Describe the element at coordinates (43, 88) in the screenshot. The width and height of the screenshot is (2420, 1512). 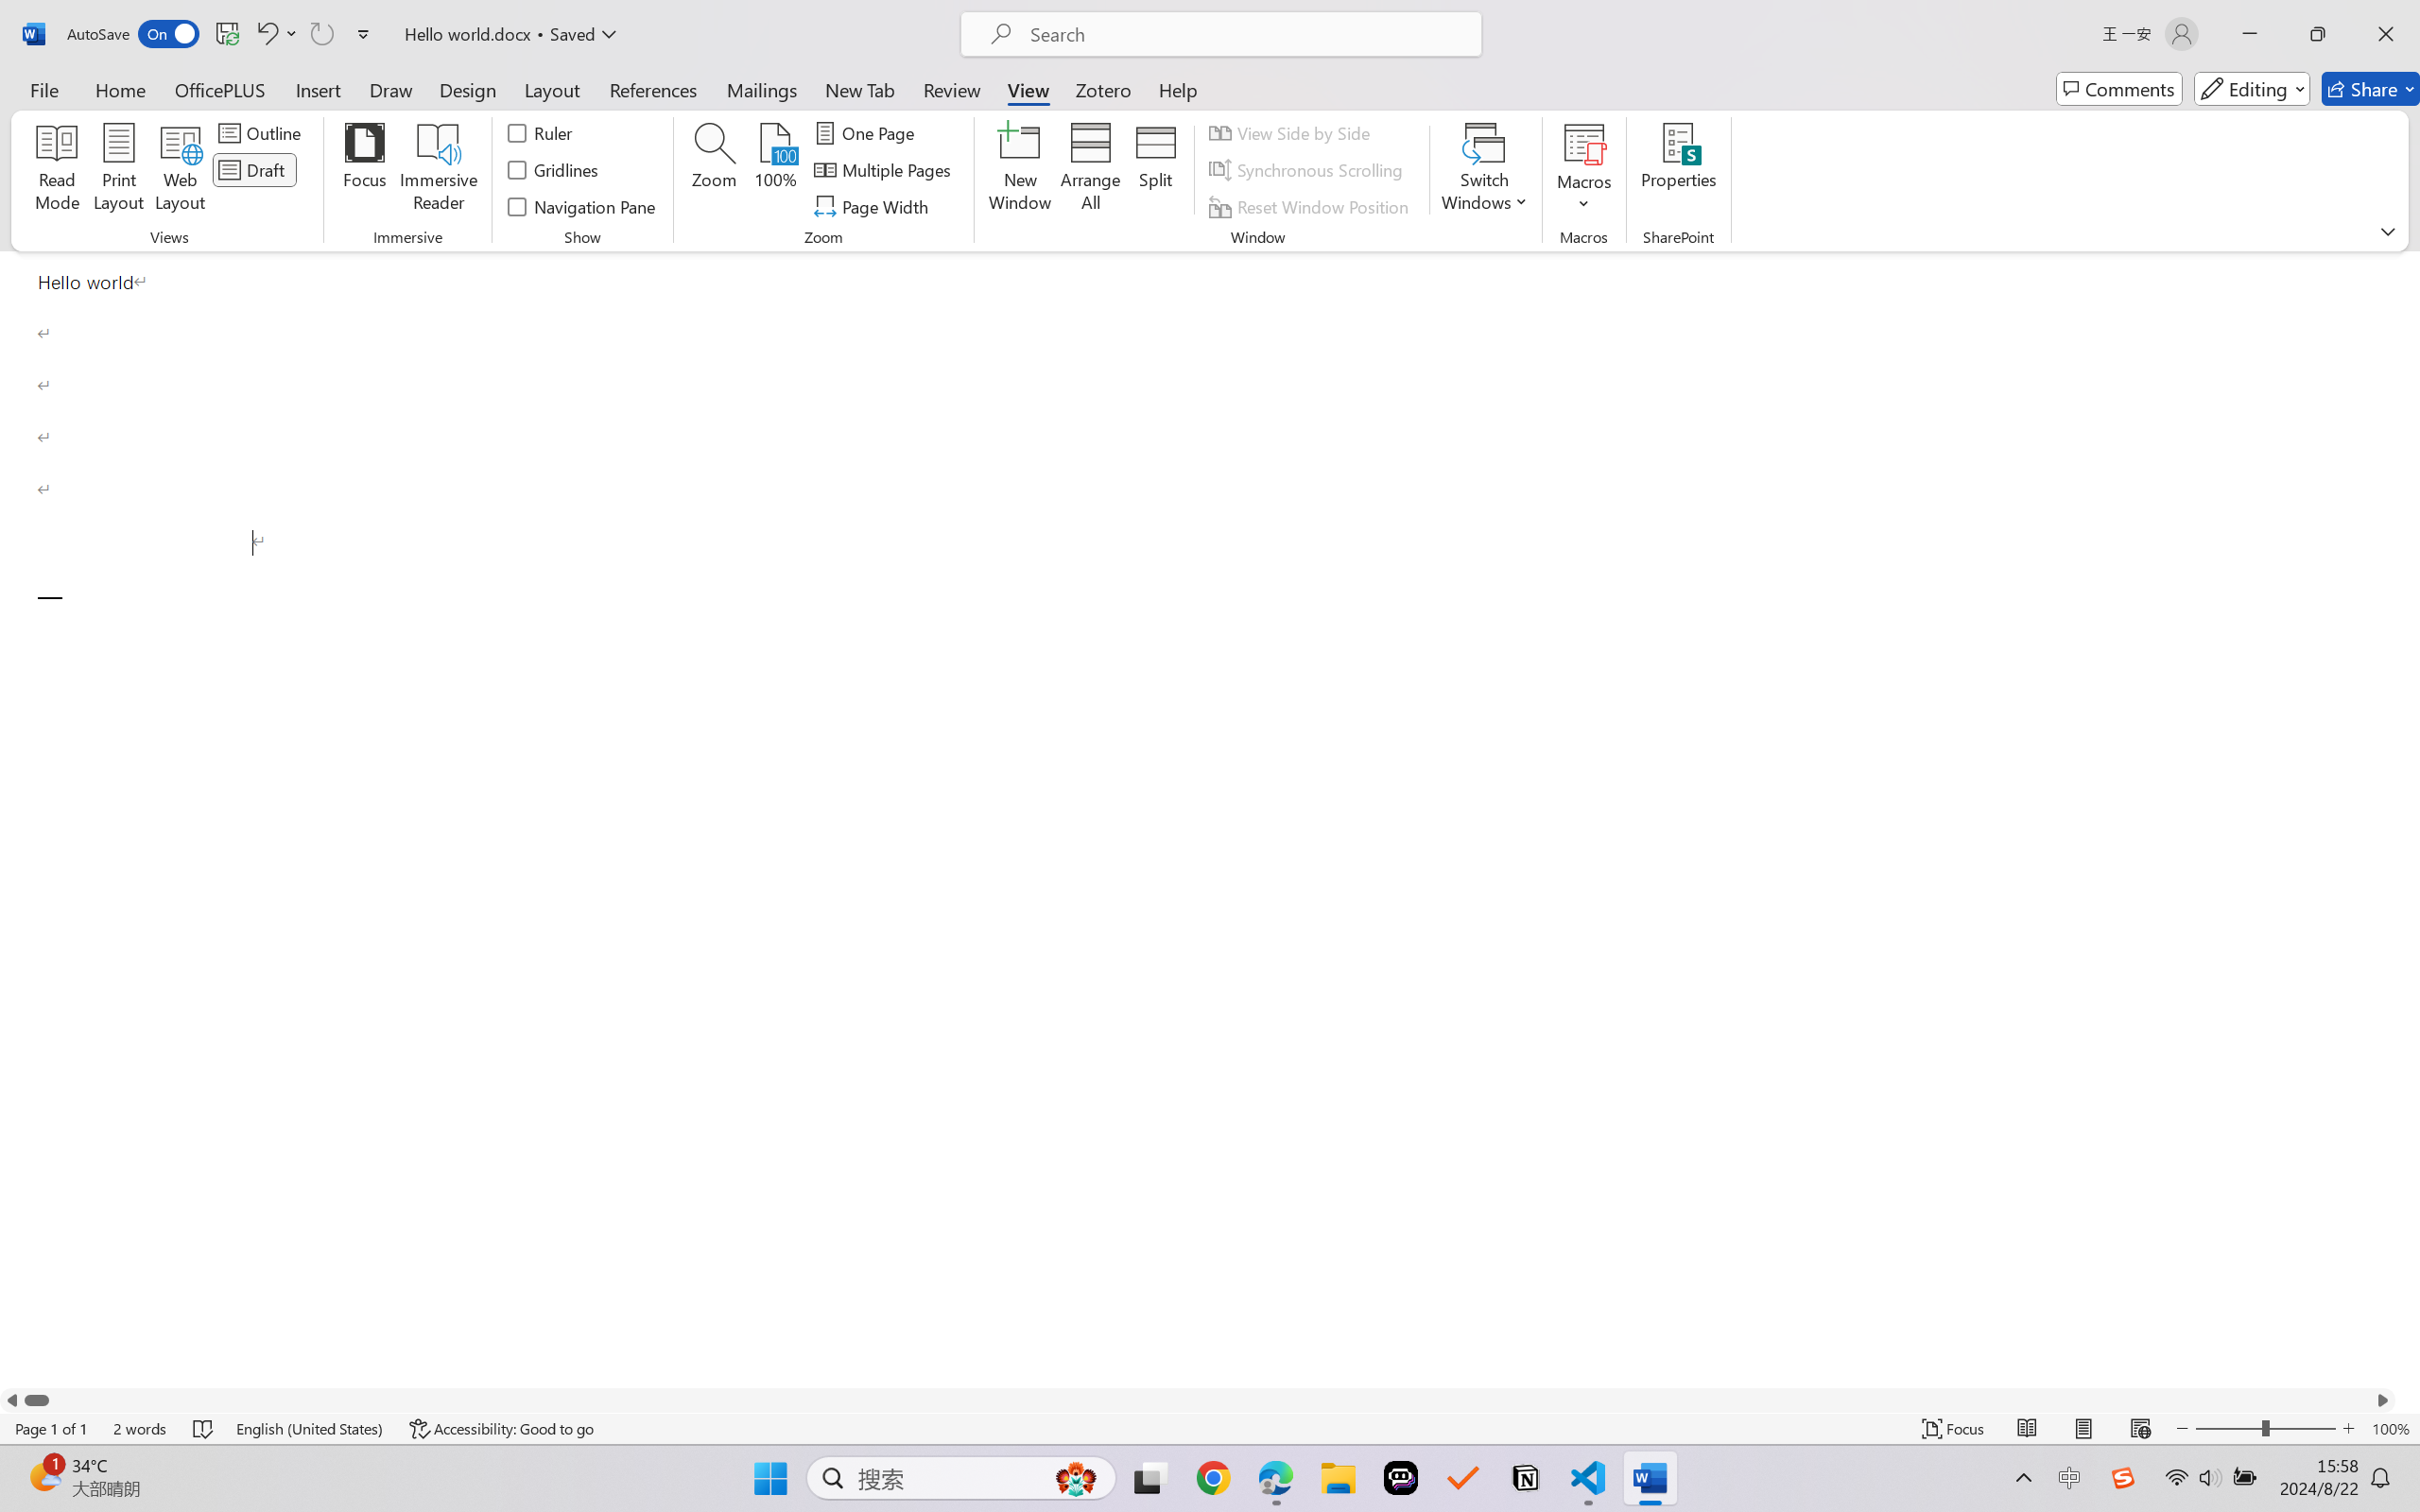
I see `'File Tab'` at that location.